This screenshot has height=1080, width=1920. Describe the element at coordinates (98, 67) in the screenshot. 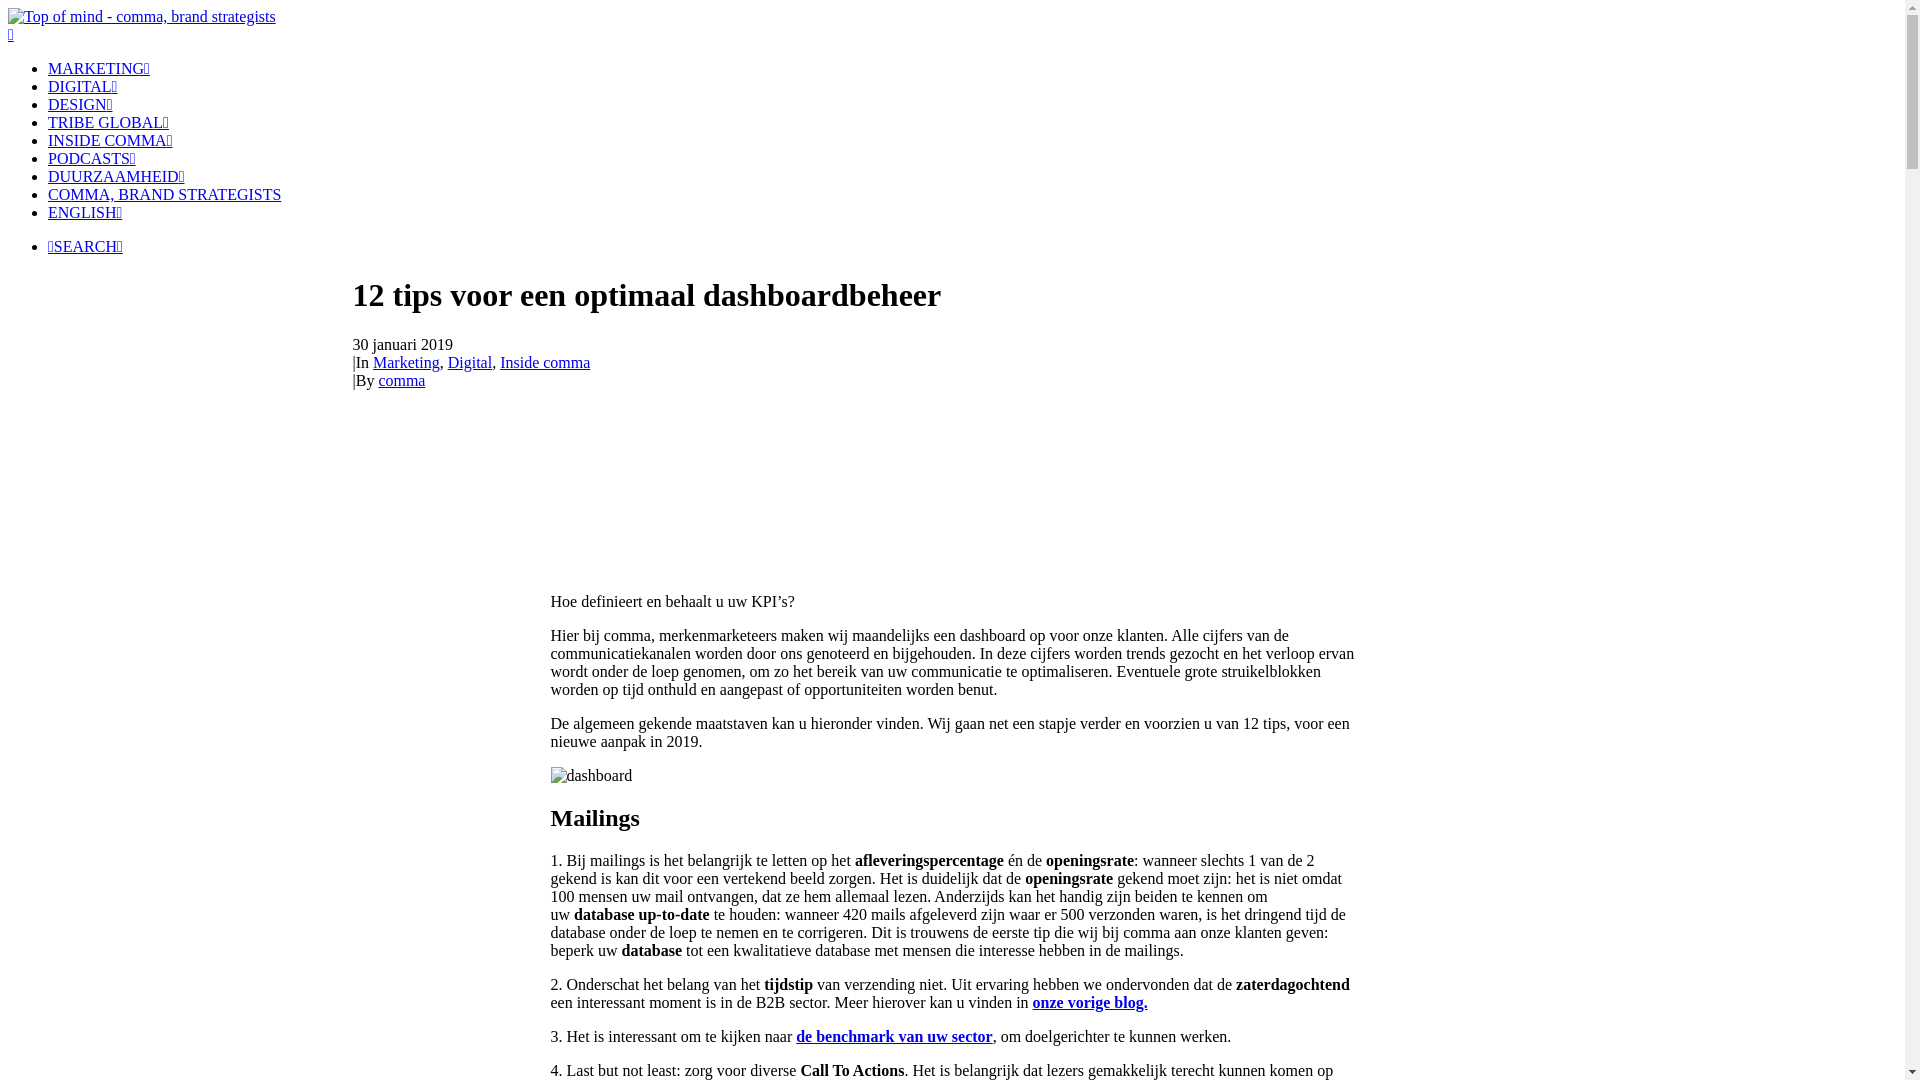

I see `'MARKETING'` at that location.